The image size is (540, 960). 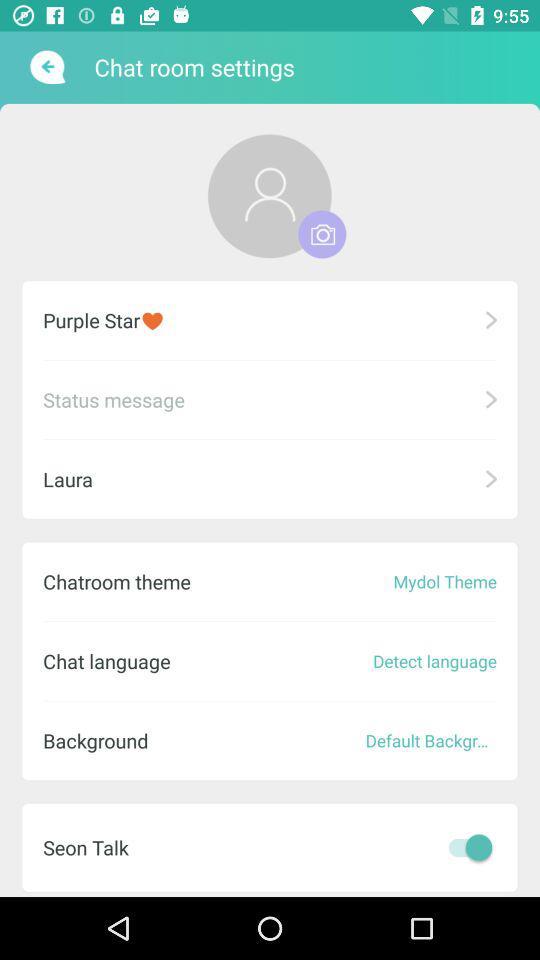 I want to click on photo, so click(x=322, y=234).